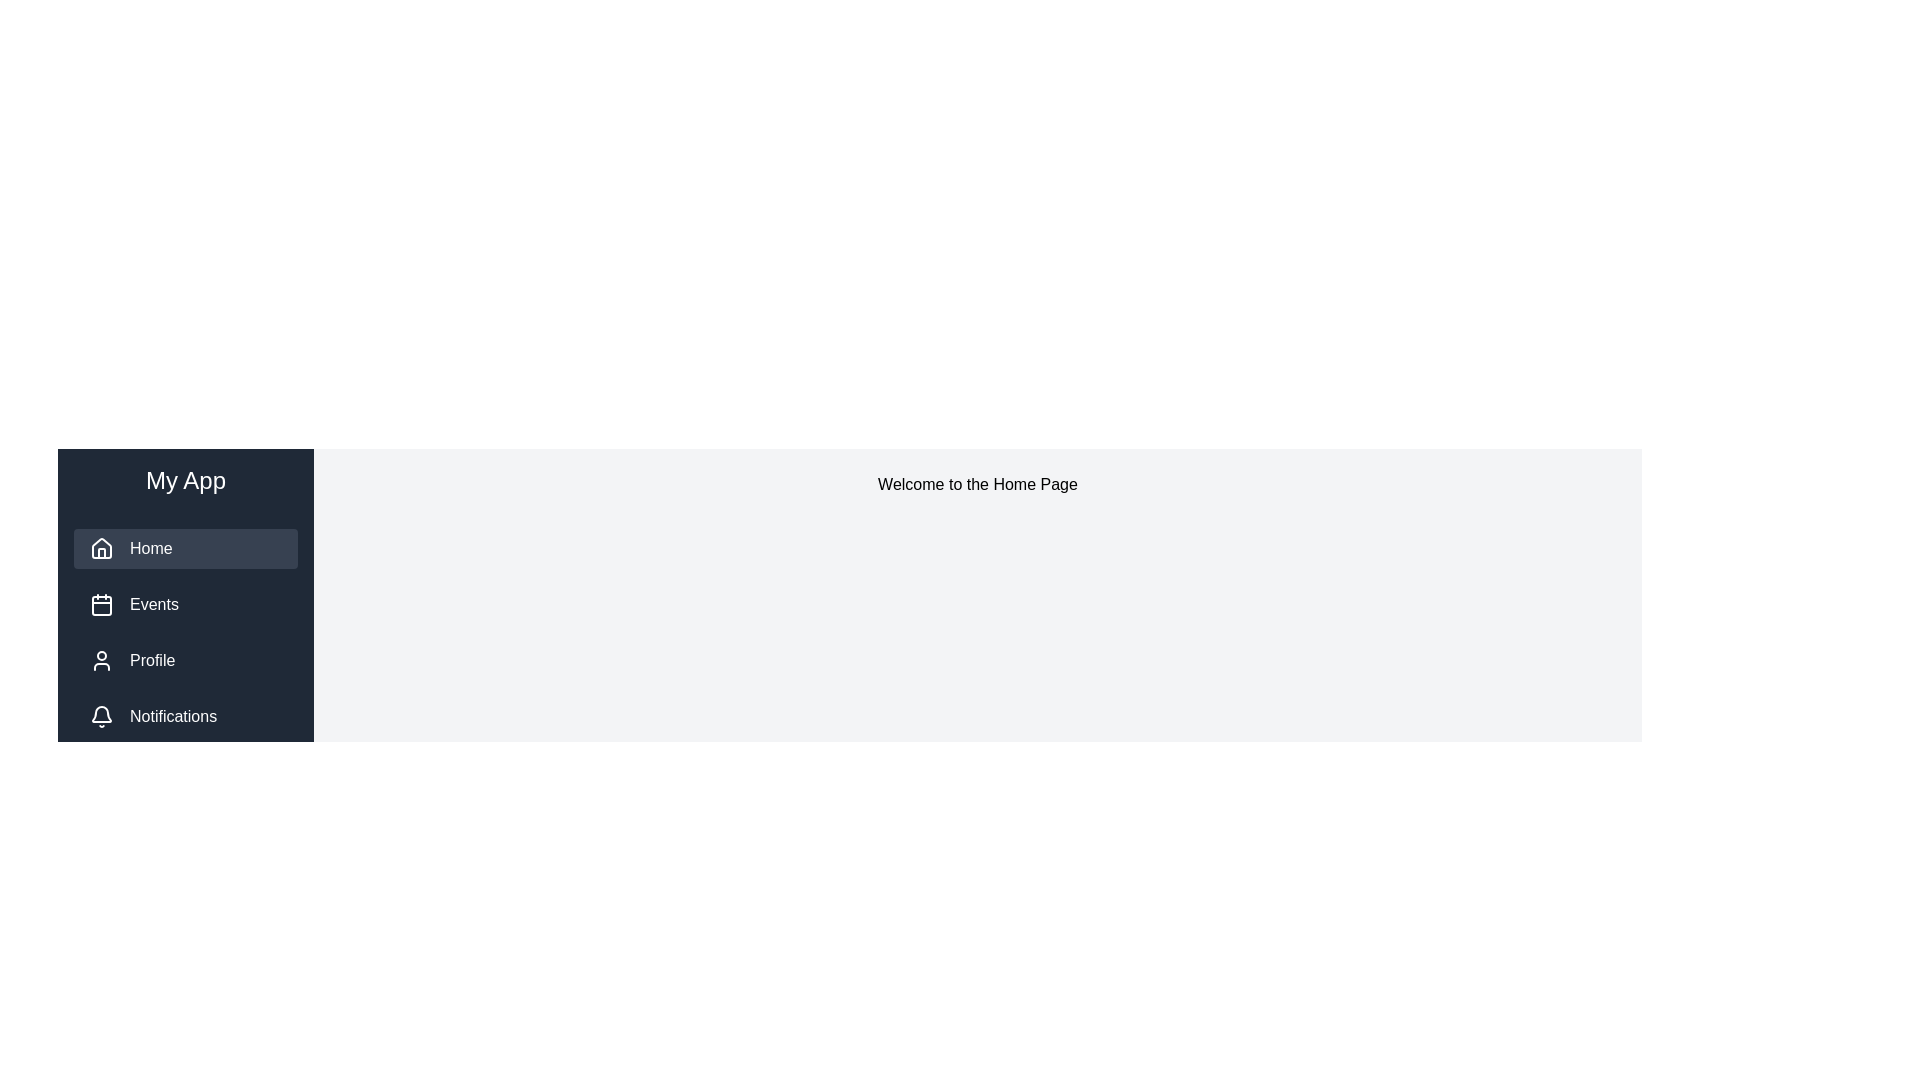 The width and height of the screenshot is (1920, 1080). Describe the element at coordinates (100, 604) in the screenshot. I see `the calendar icon, which is a simple line art representation with a square outline and two tabs at the top, located next to the 'Events' text in the vertical navigation menu` at that location.